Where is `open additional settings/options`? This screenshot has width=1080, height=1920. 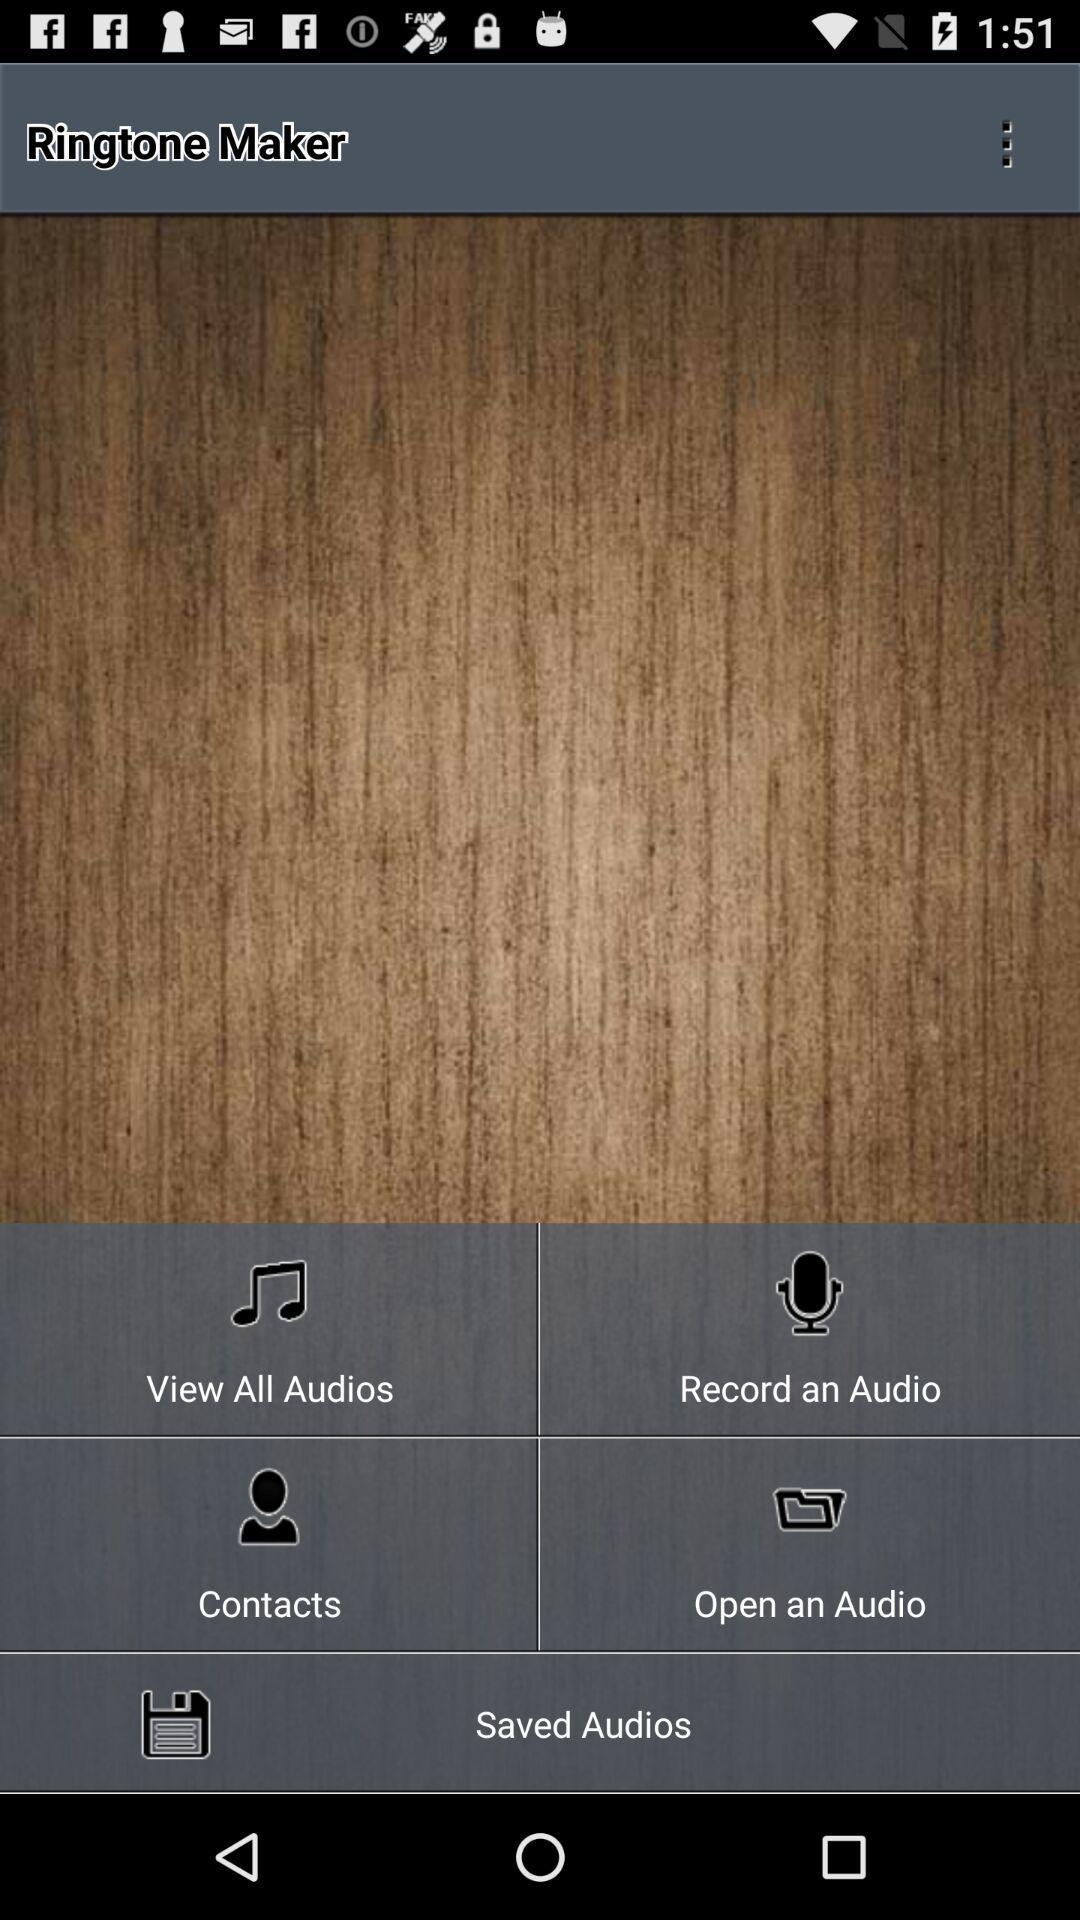
open additional settings/options is located at coordinates (1006, 140).